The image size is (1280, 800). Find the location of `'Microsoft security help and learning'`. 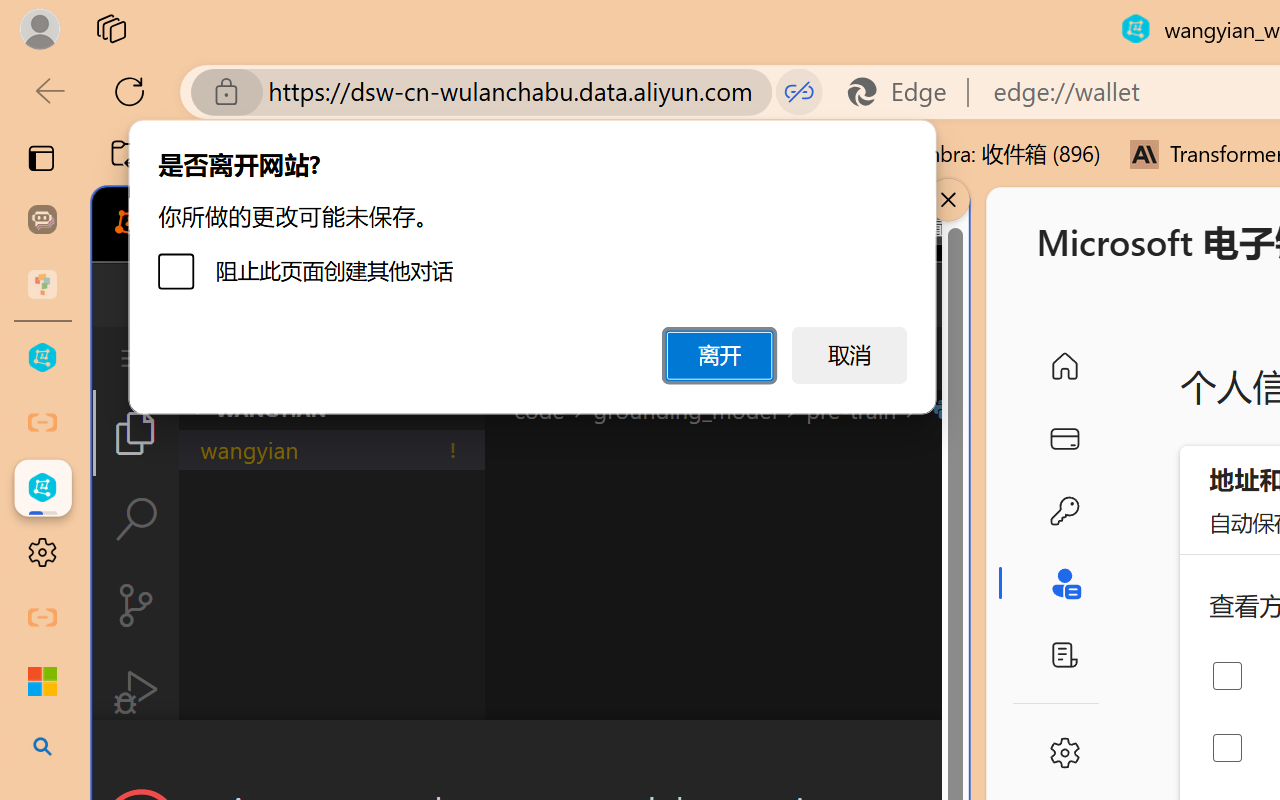

'Microsoft security help and learning' is located at coordinates (42, 682).